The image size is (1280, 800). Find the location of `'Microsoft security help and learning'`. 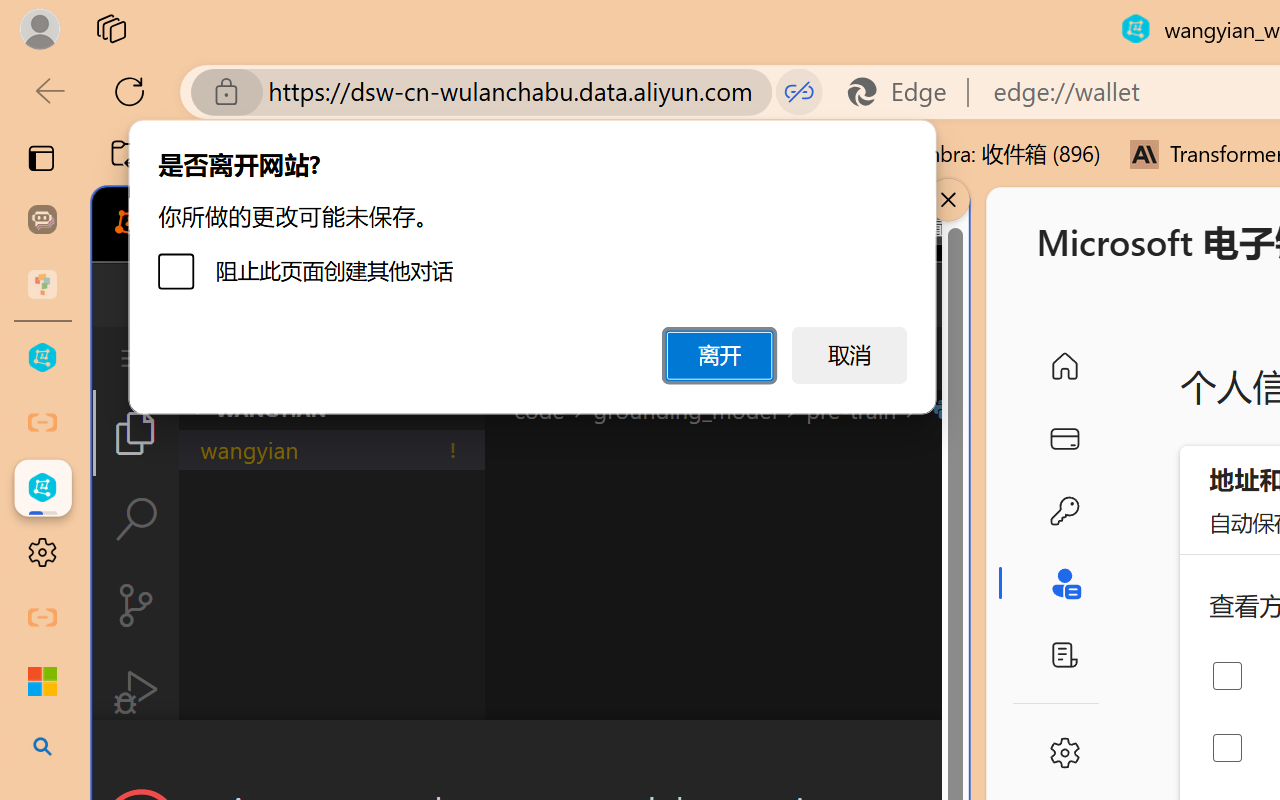

'Microsoft security help and learning' is located at coordinates (42, 682).